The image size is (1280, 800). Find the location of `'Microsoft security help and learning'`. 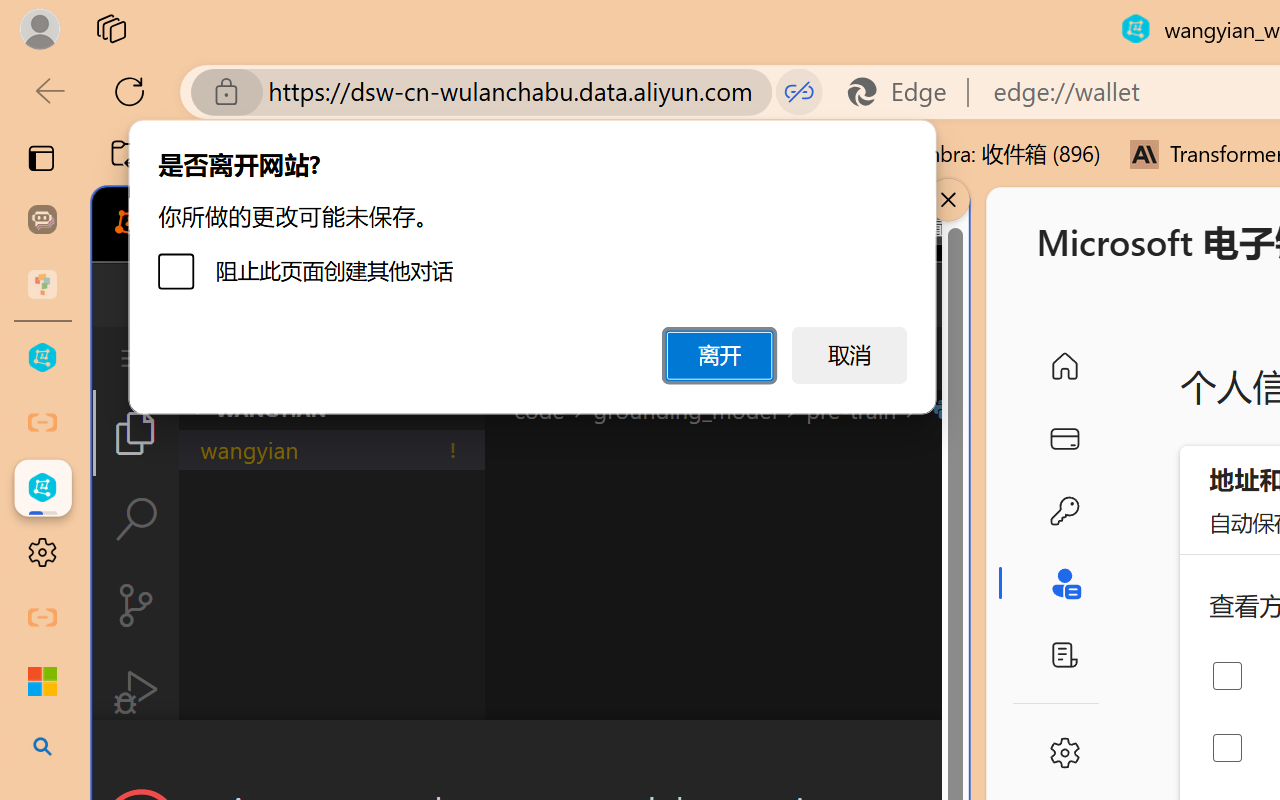

'Microsoft security help and learning' is located at coordinates (42, 682).